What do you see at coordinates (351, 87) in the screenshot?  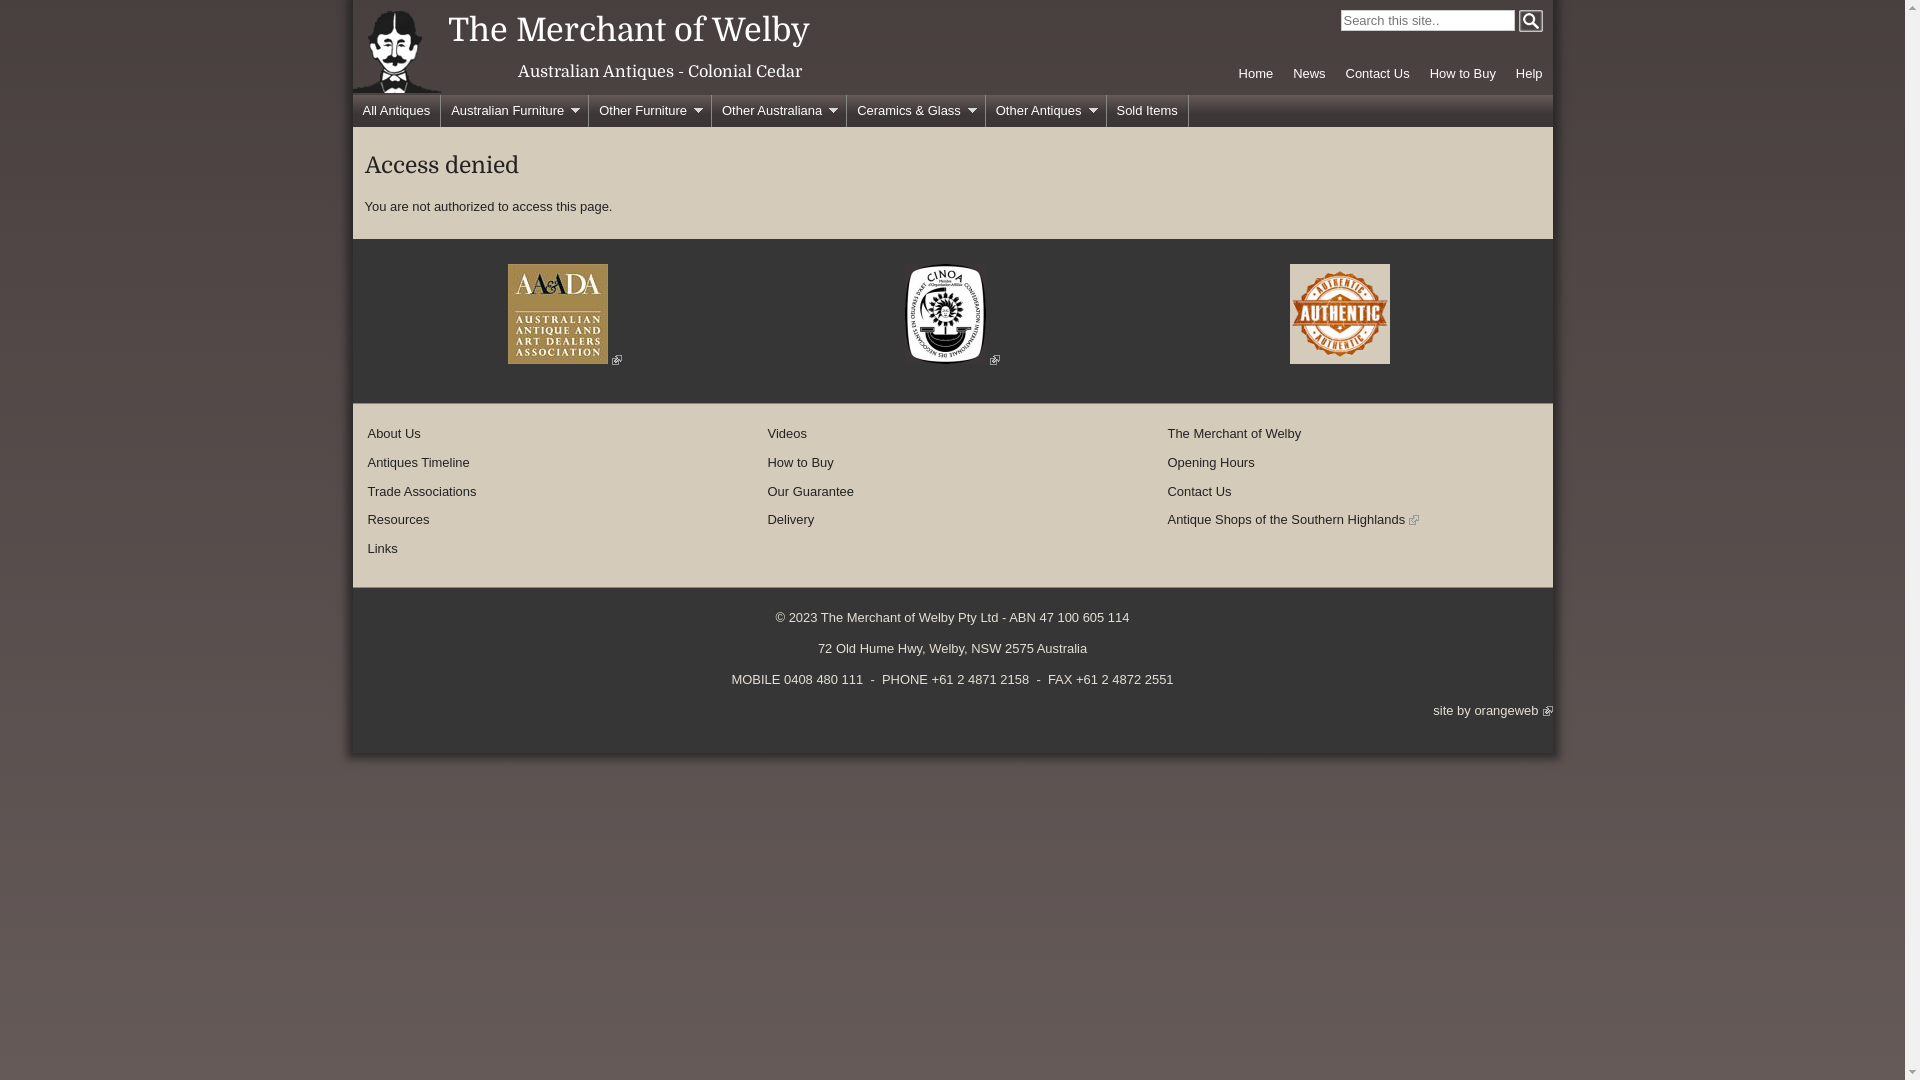 I see `'Home page'` at bounding box center [351, 87].